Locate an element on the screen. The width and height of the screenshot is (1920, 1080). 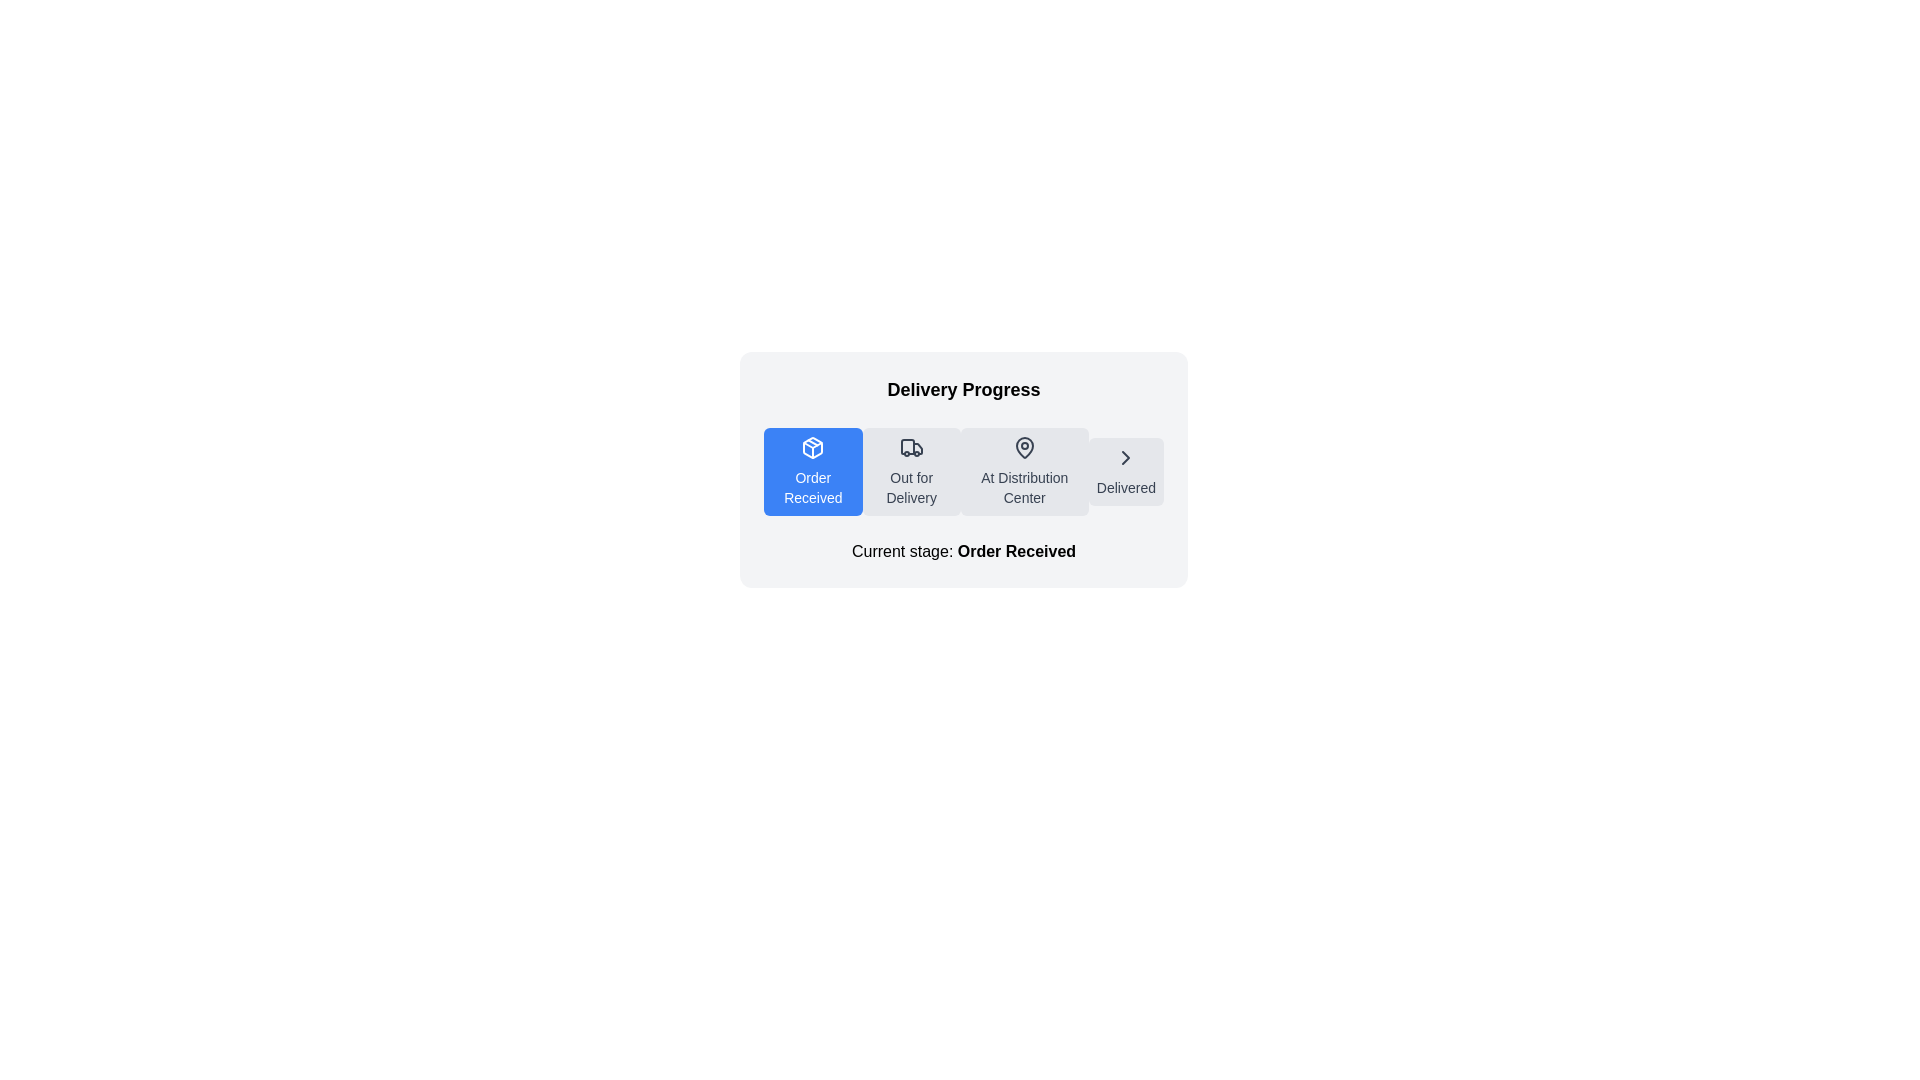
truck icon located within the 'Out for Delivery' button, which is styled with rounded edges and situated between 'Order Received' and 'At Distribution Center.' is located at coordinates (910, 446).